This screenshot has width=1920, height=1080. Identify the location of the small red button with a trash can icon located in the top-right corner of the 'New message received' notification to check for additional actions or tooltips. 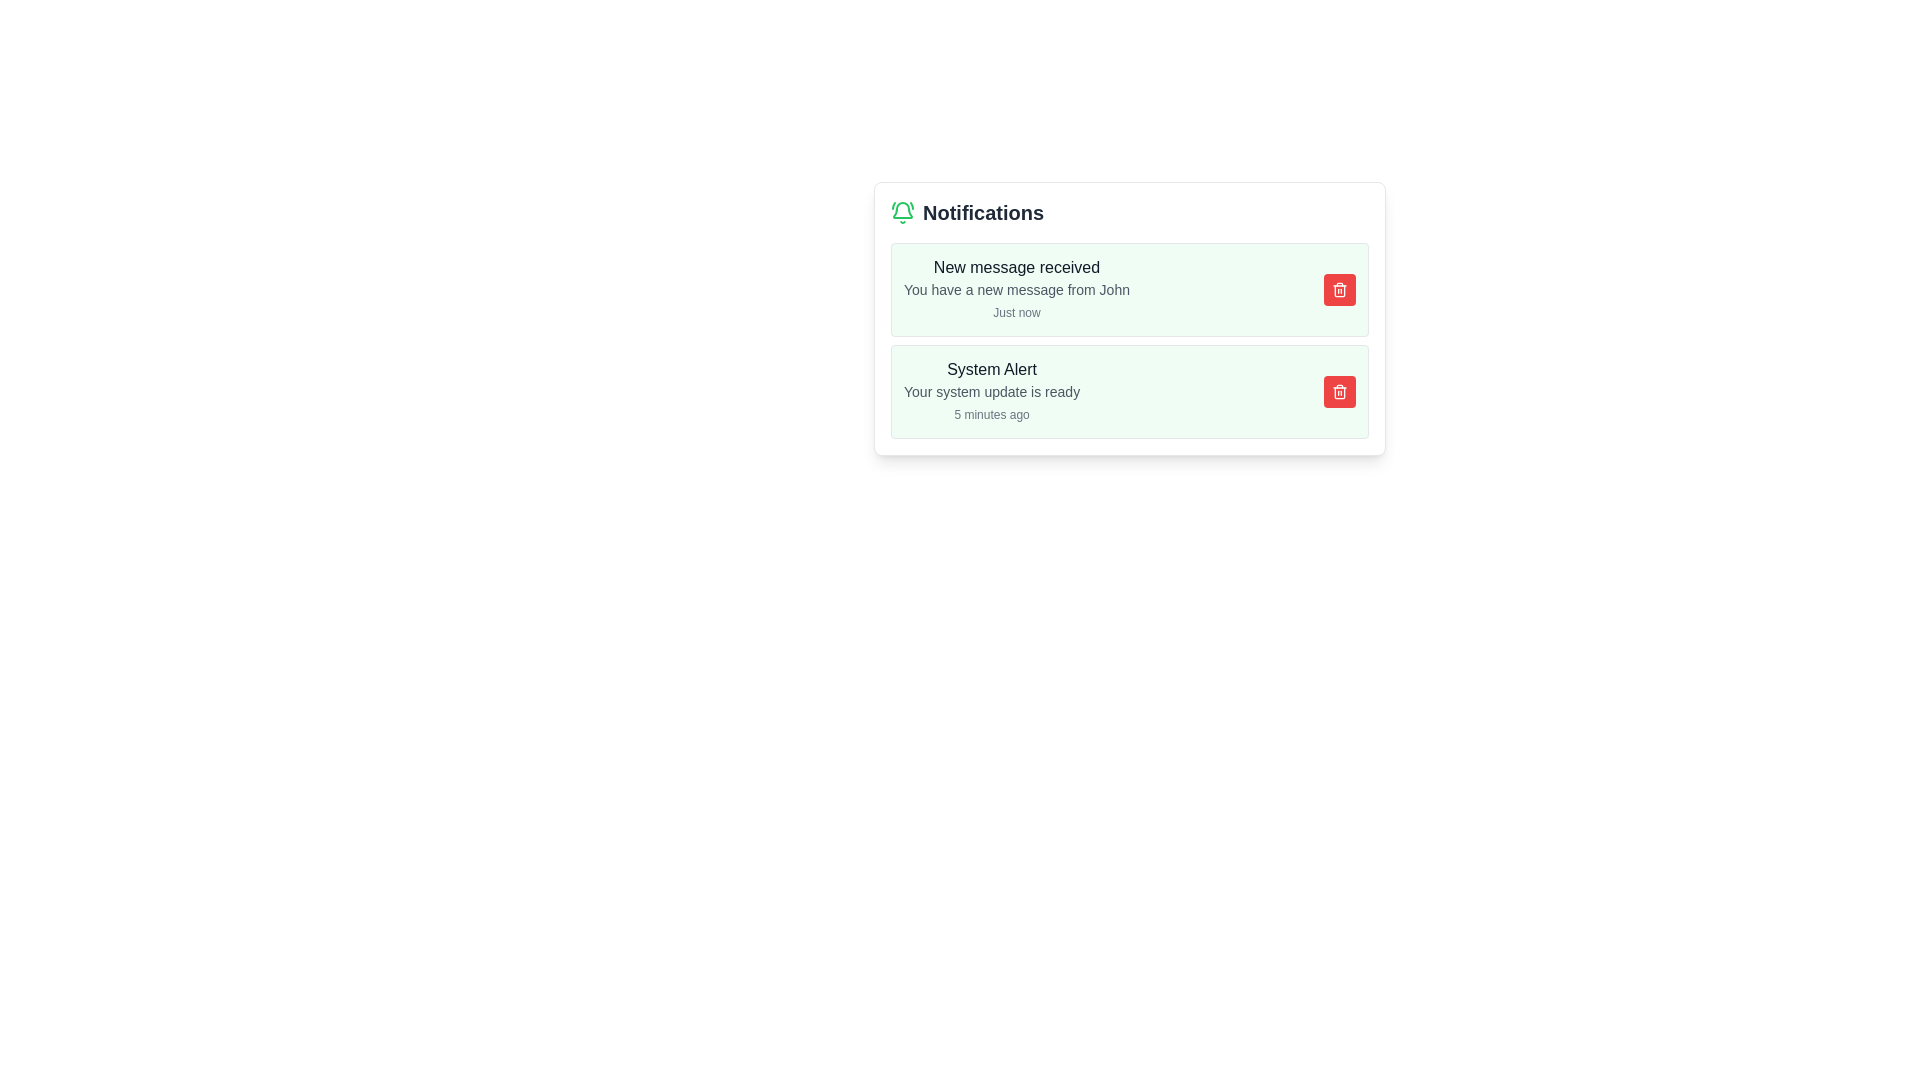
(1339, 289).